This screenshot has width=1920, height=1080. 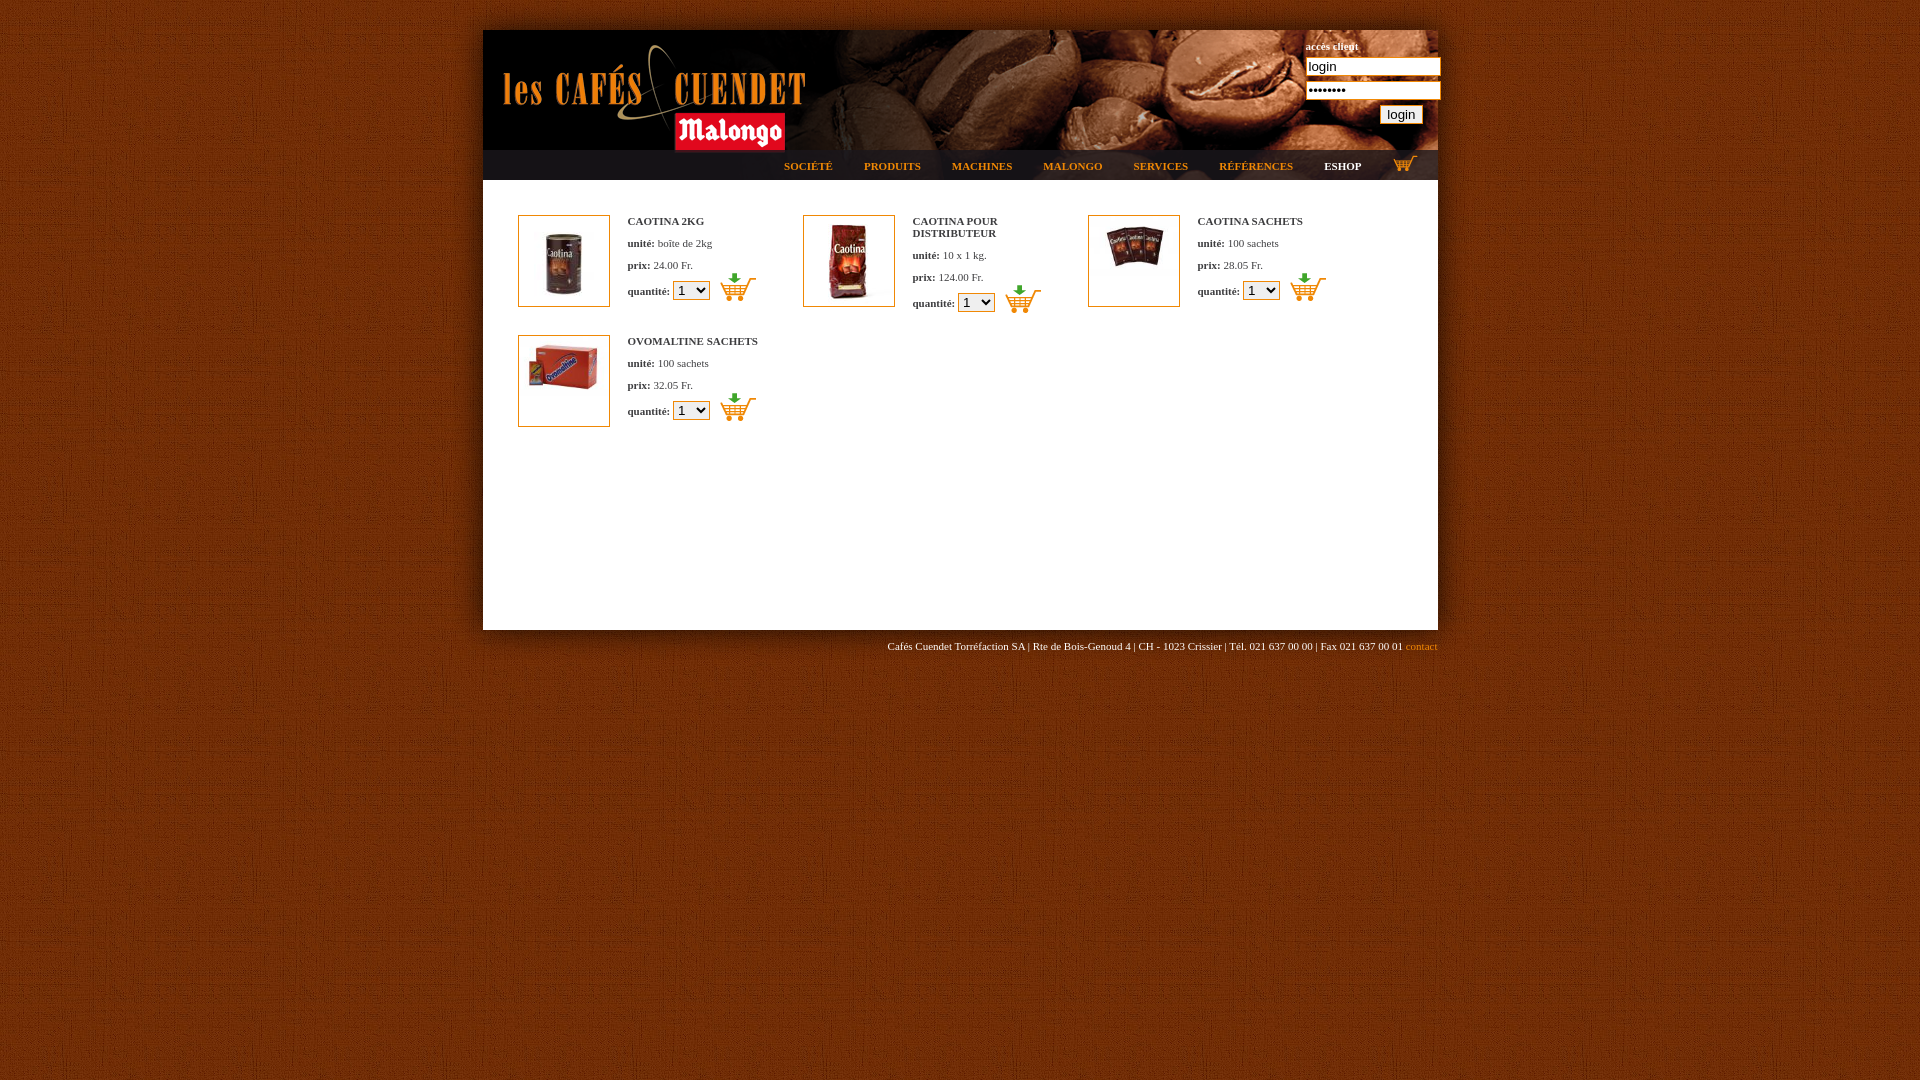 What do you see at coordinates (848, 260) in the screenshot?
I see `'Caotina, voir +...'` at bounding box center [848, 260].